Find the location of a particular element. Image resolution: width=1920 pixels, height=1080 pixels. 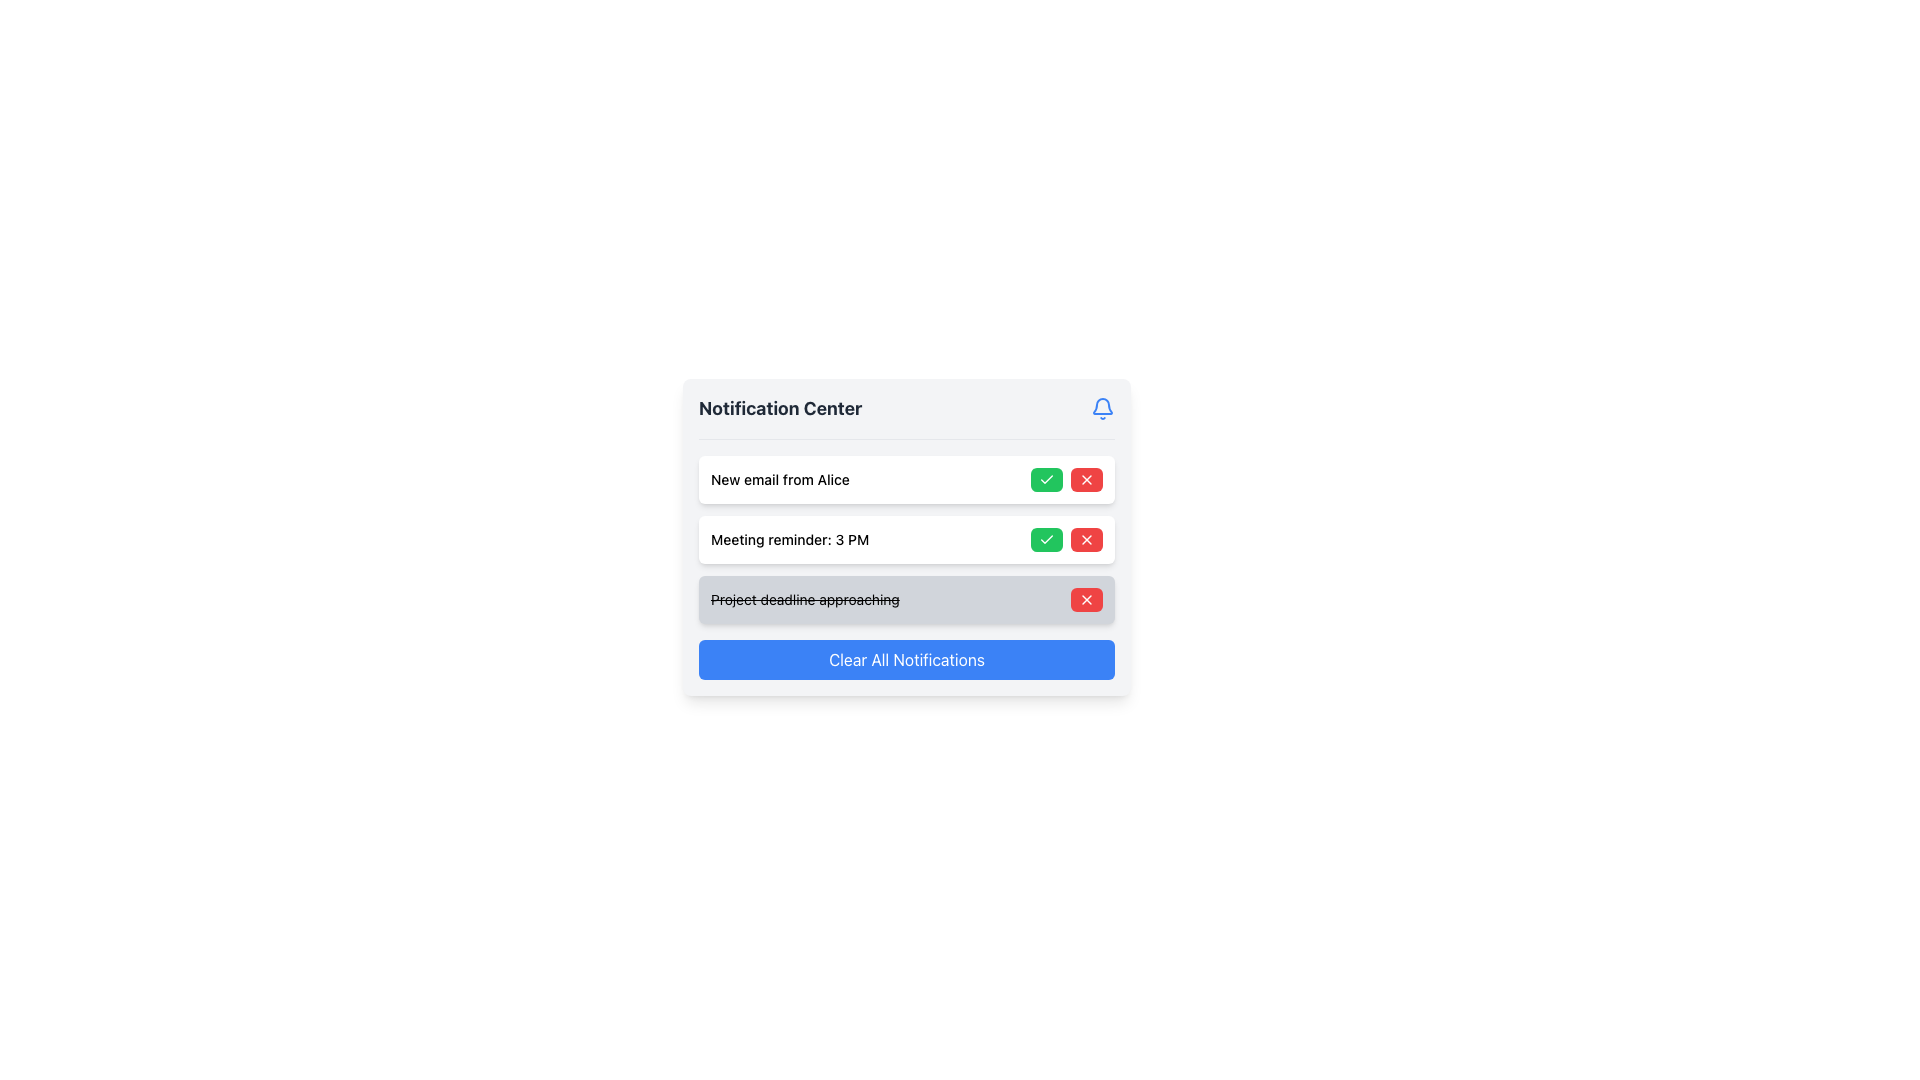

the notification icon located at the top-right corner of the 'Notification Center' interface, adjacent to the text 'Notification Center' is located at coordinates (1102, 407).